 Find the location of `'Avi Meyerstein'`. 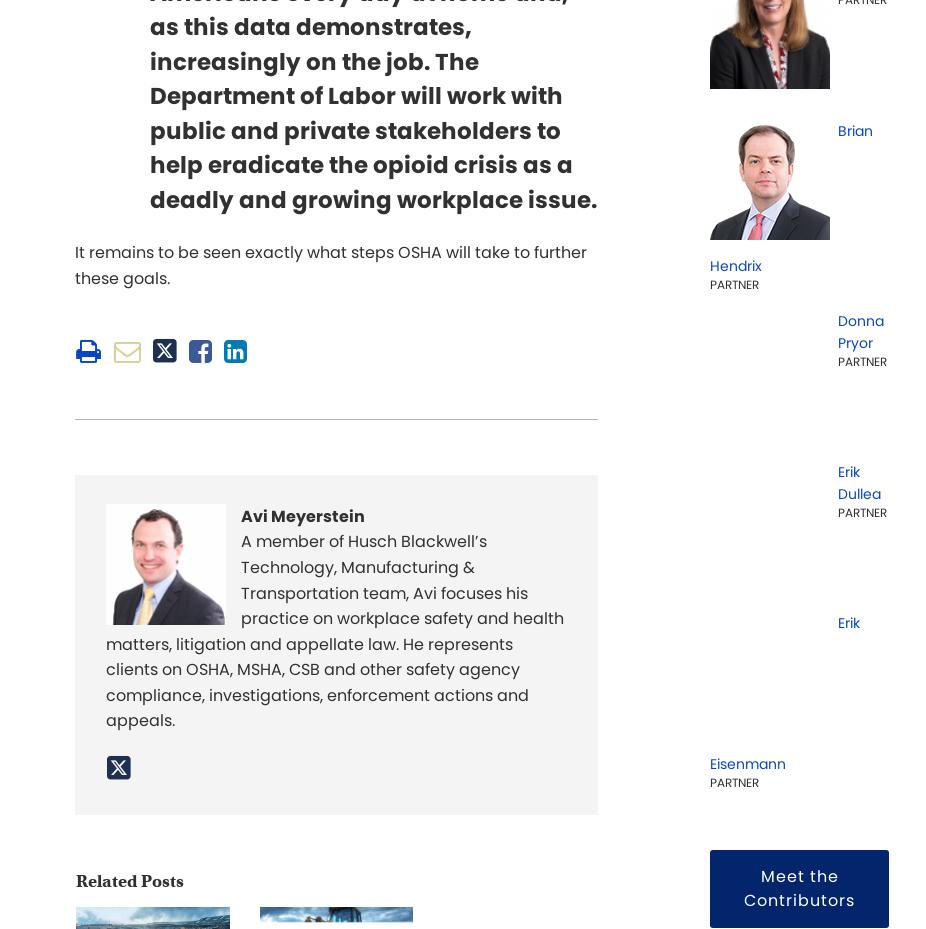

'Avi Meyerstein' is located at coordinates (302, 515).